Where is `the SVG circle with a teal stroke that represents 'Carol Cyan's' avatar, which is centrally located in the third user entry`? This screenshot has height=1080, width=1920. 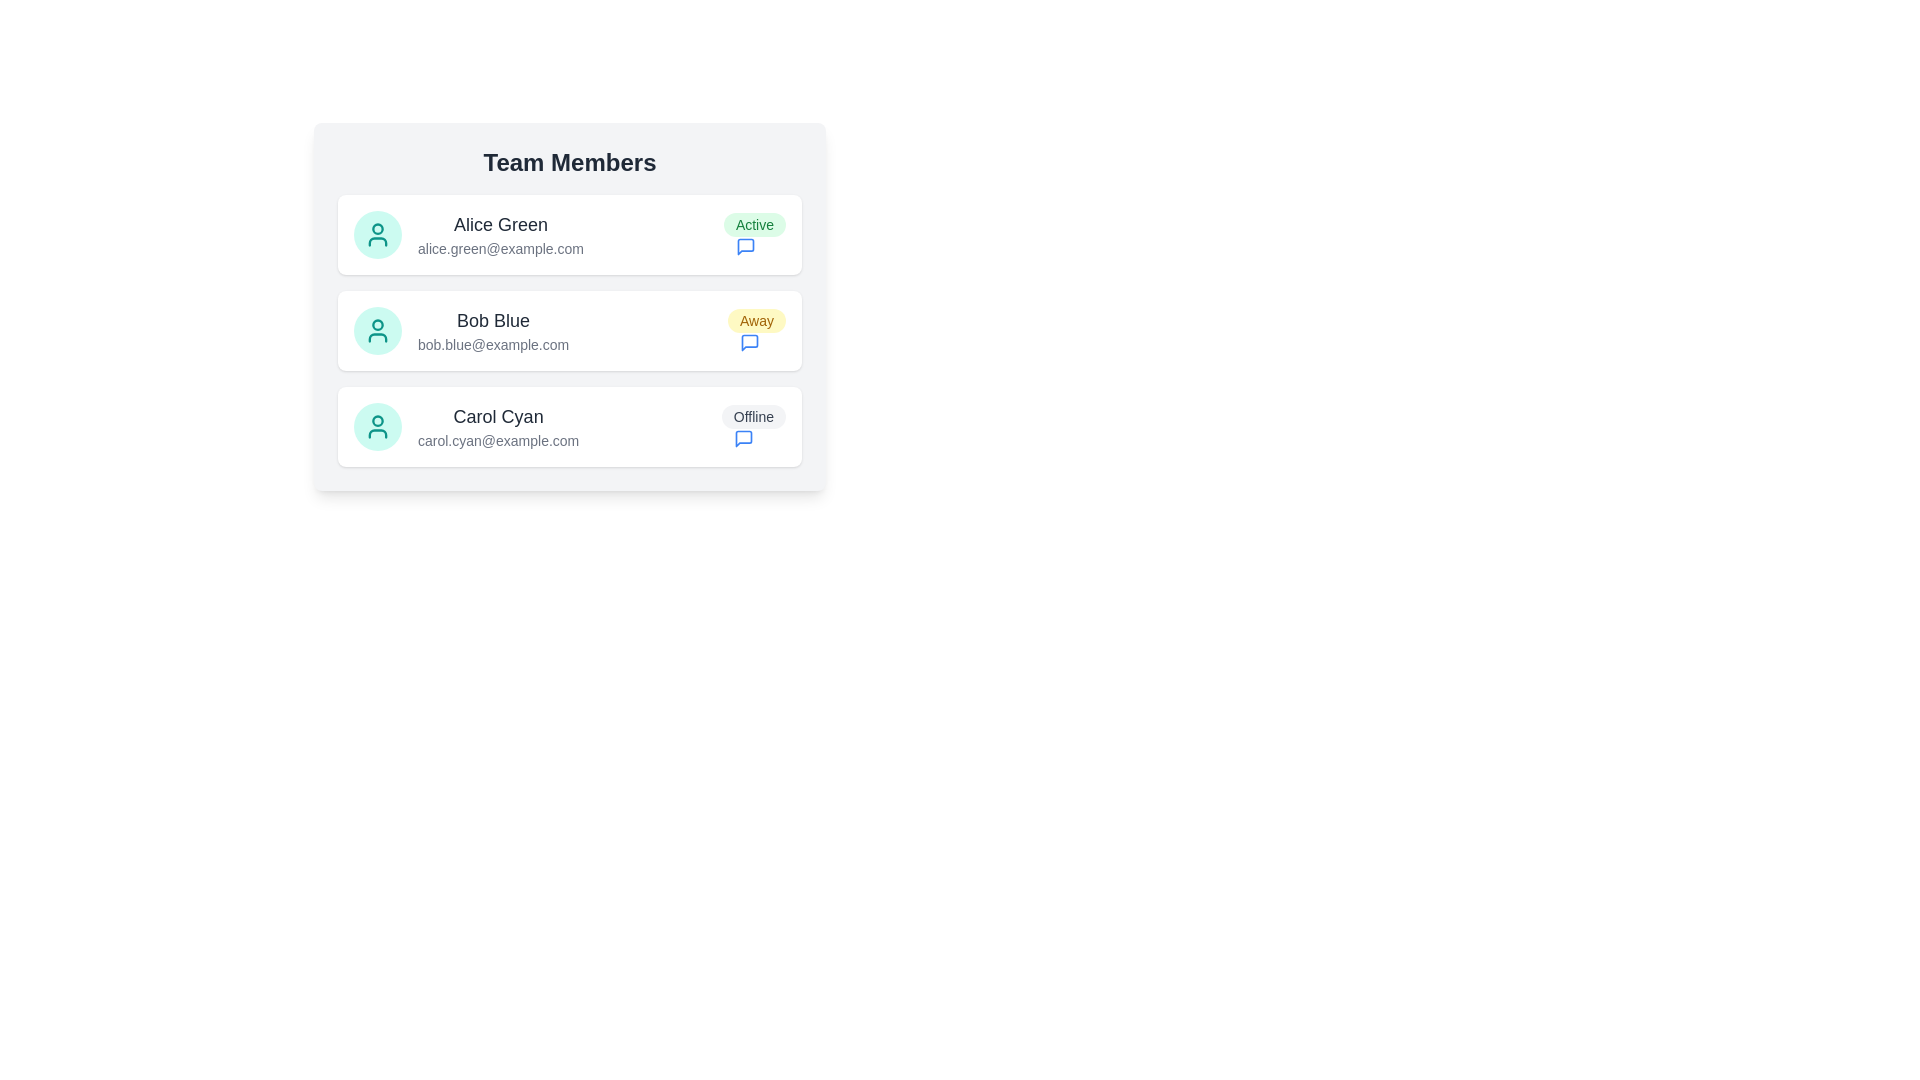 the SVG circle with a teal stroke that represents 'Carol Cyan's' avatar, which is centrally located in the third user entry is located at coordinates (378, 419).